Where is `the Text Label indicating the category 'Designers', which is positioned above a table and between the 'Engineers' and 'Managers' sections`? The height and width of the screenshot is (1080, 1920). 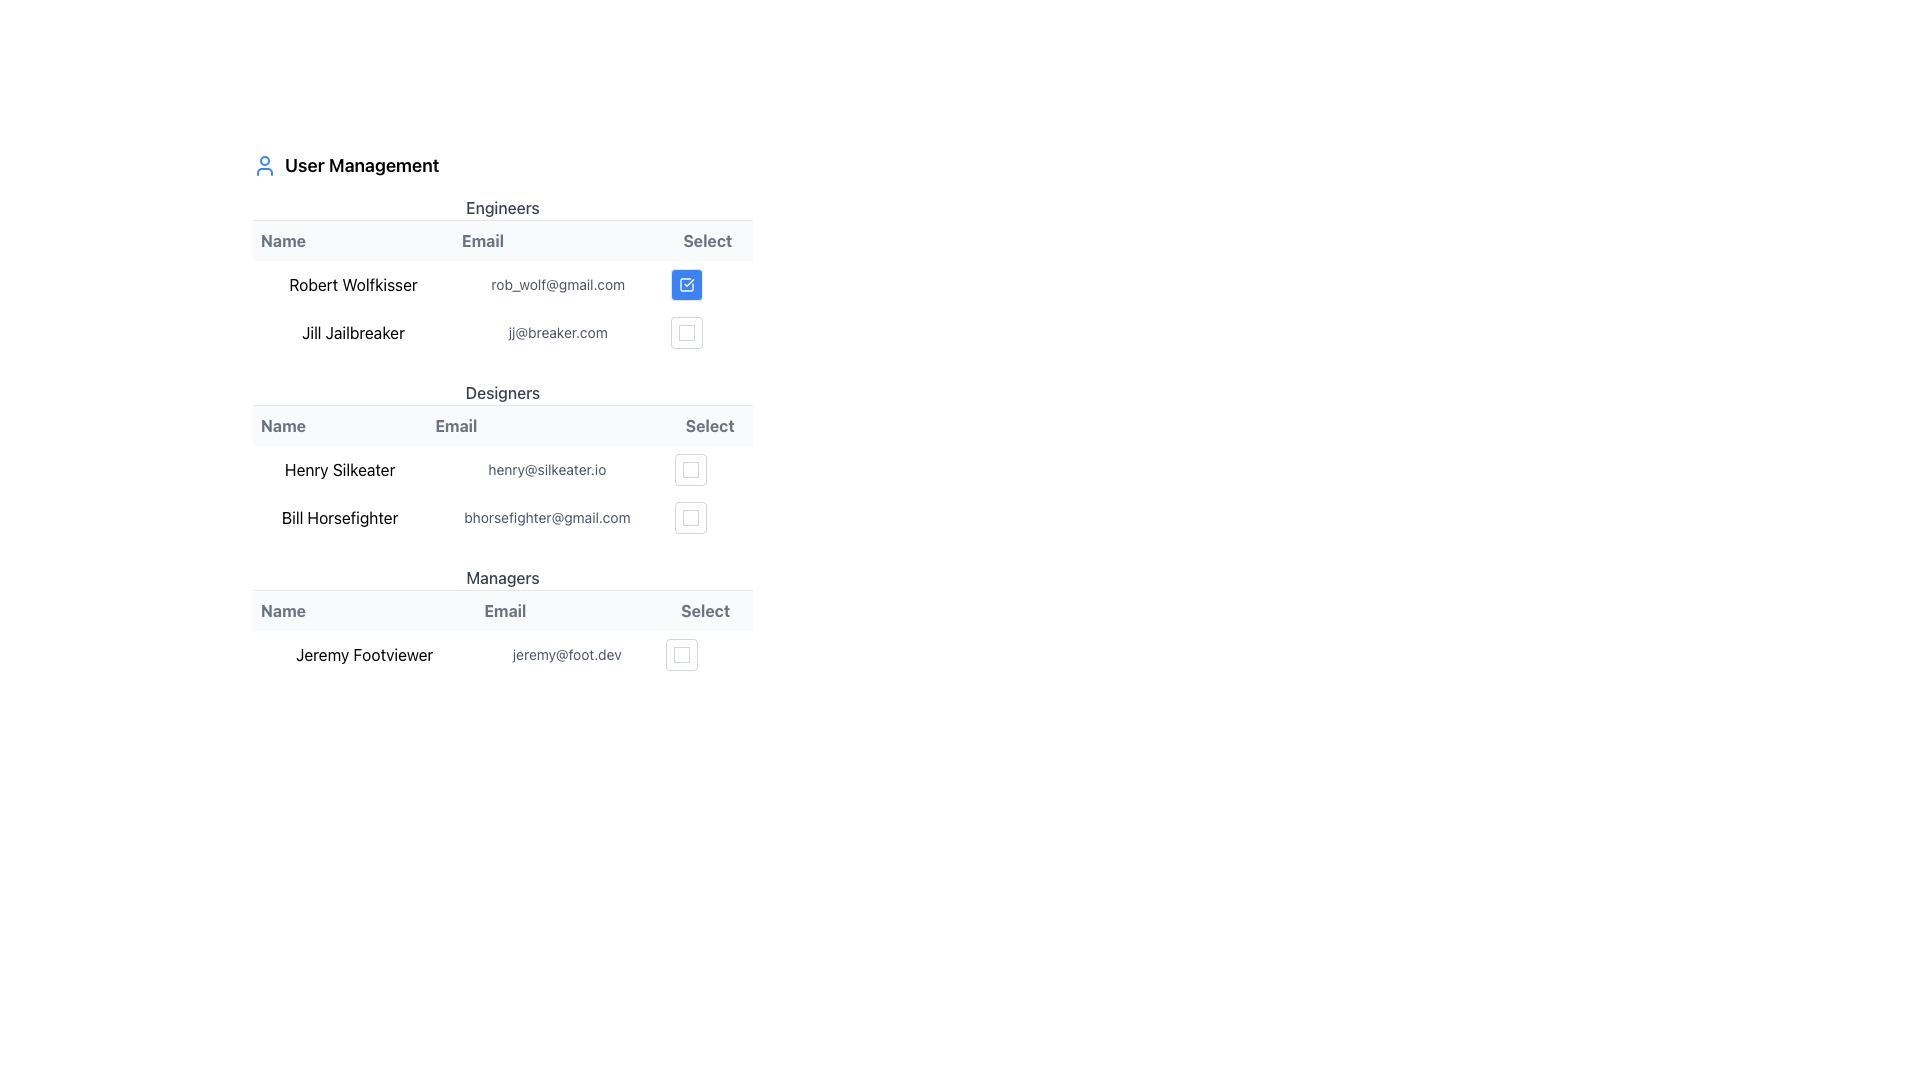
the Text Label indicating the category 'Designers', which is positioned above a table and between the 'Engineers' and 'Managers' sections is located at coordinates (503, 393).